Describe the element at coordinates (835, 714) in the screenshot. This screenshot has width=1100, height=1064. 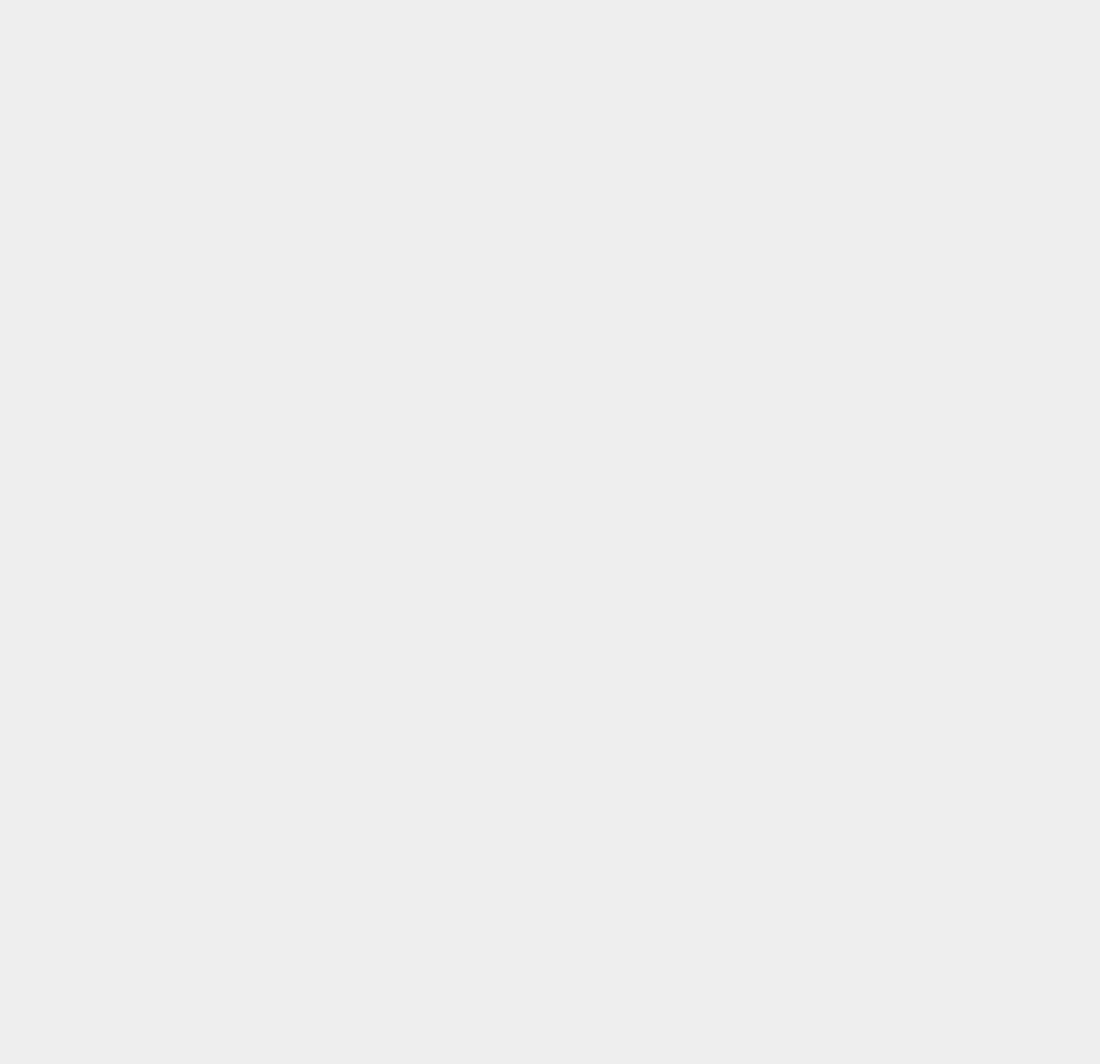
I see `'Wordpress Plugins'` at that location.